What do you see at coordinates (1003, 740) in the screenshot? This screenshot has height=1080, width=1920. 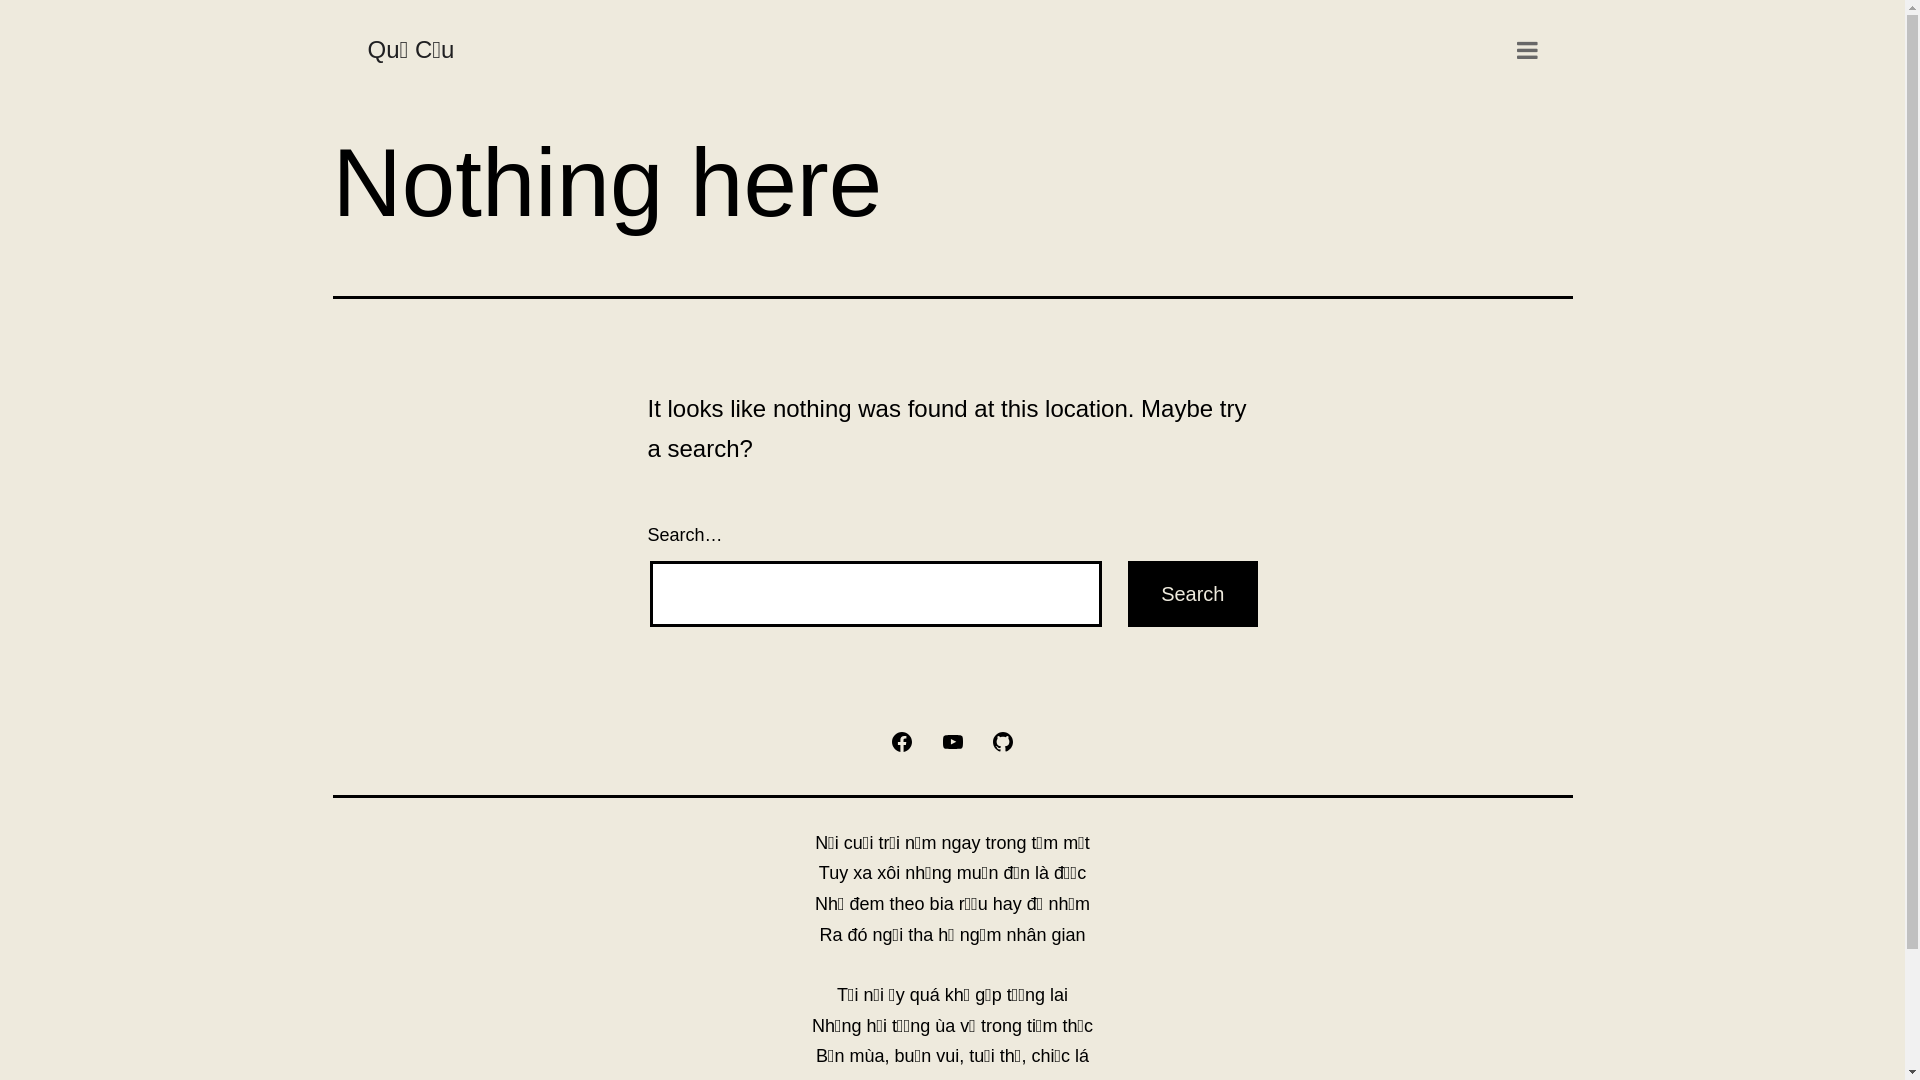 I see `'GitHub'` at bounding box center [1003, 740].